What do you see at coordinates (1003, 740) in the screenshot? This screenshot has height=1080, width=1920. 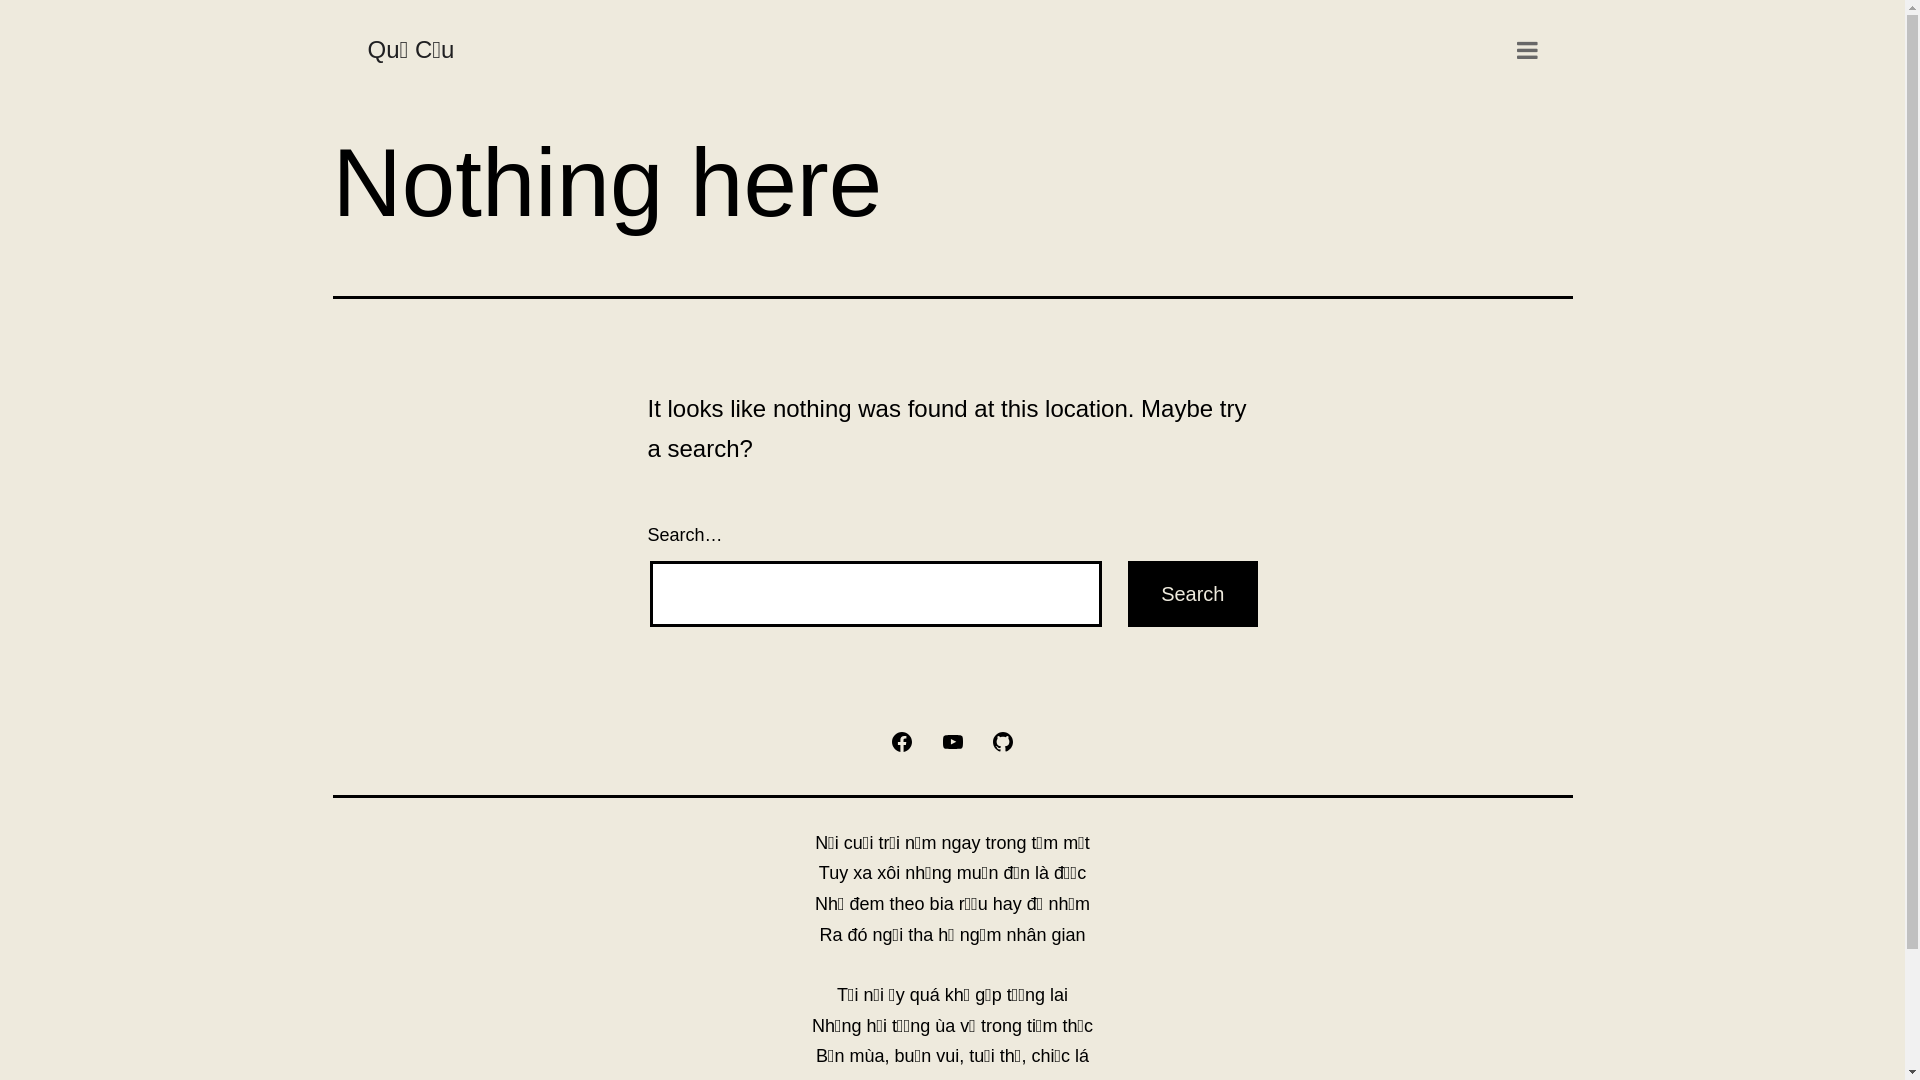 I see `'GitHub'` at bounding box center [1003, 740].